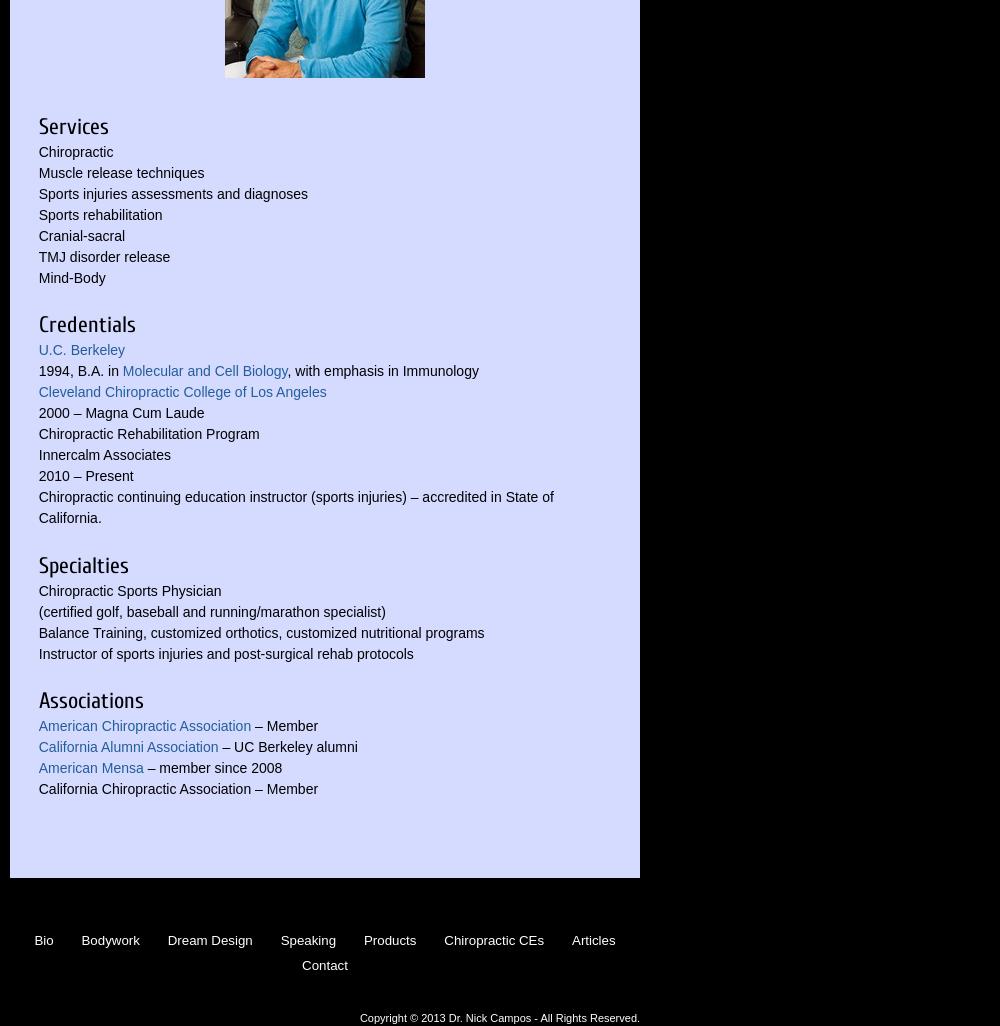 This screenshot has height=1026, width=1000. Describe the element at coordinates (443, 939) in the screenshot. I see `'Chiropractic CEs'` at that location.